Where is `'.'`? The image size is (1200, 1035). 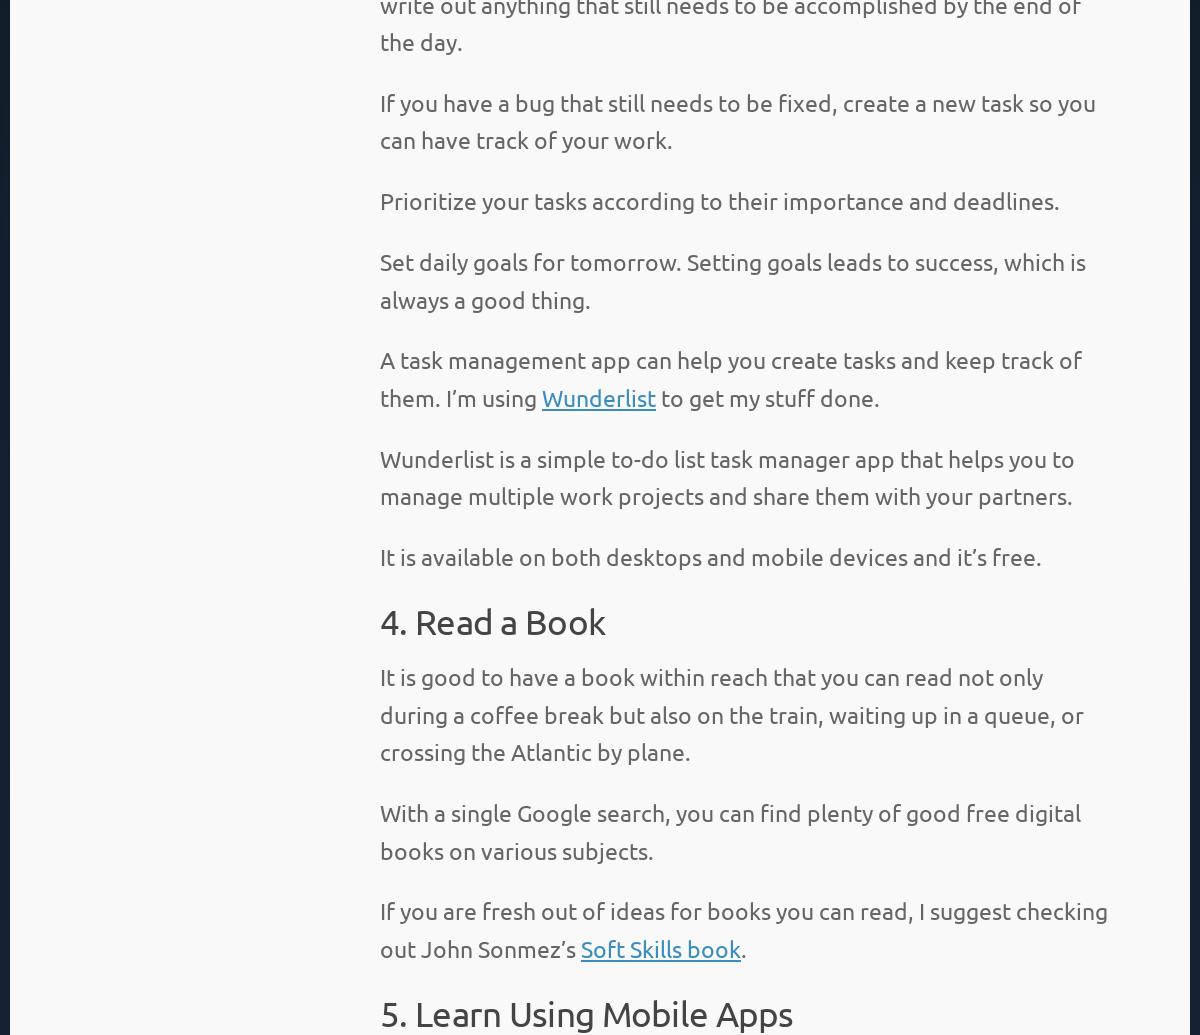
'.' is located at coordinates (741, 946).